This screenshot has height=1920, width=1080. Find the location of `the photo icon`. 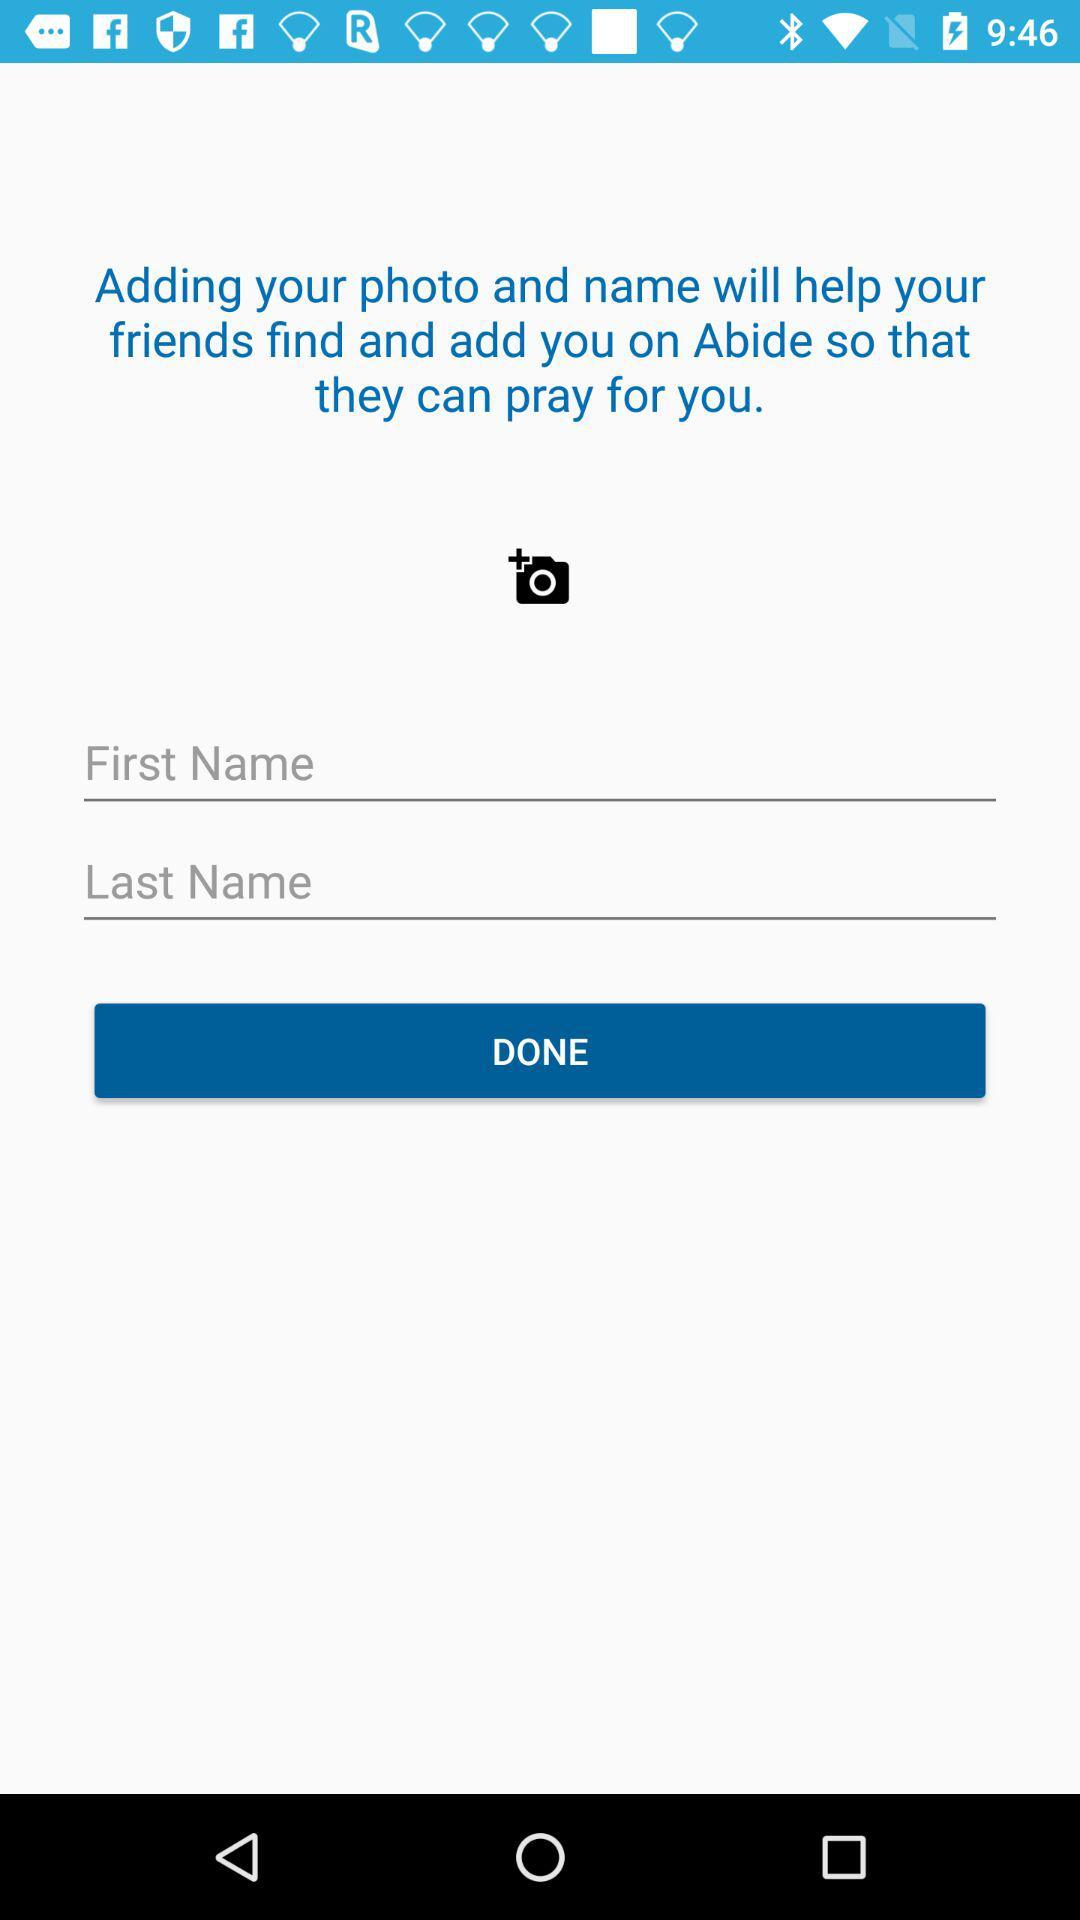

the photo icon is located at coordinates (540, 576).